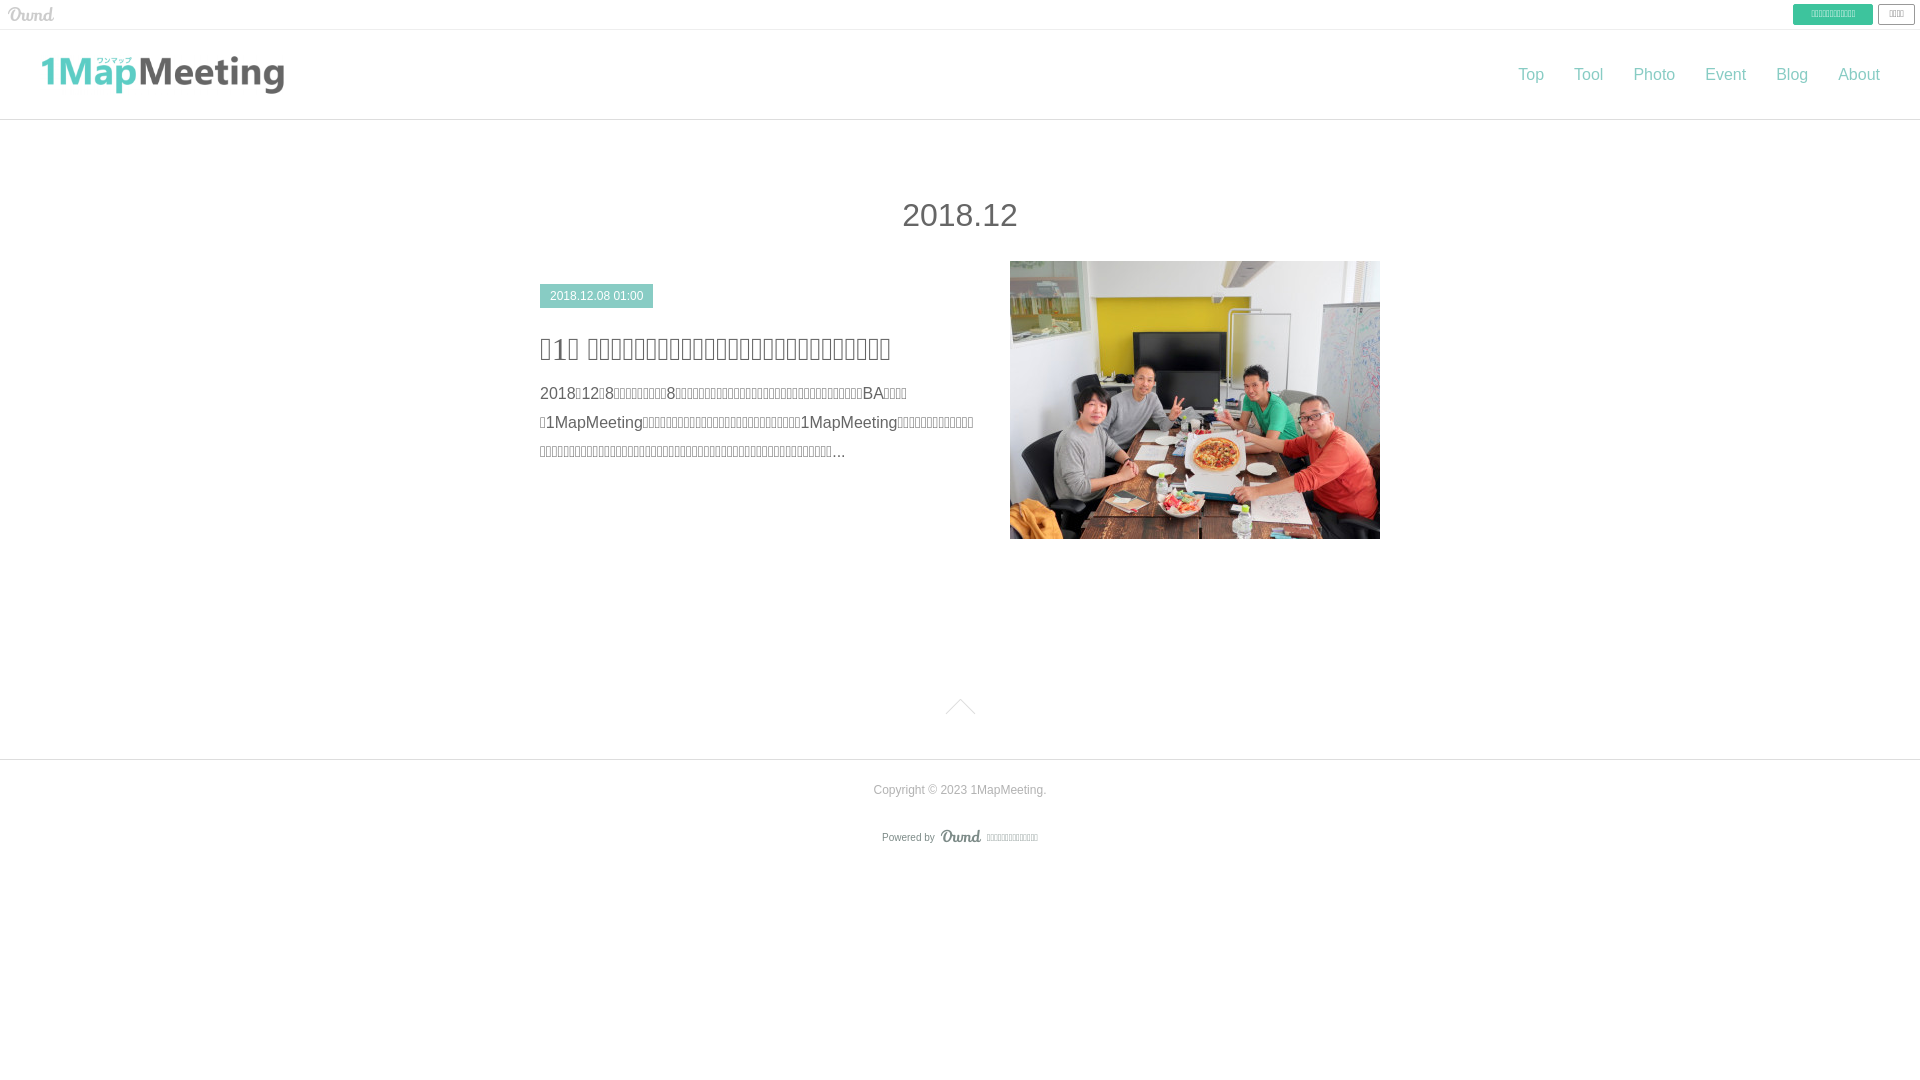 The height and width of the screenshot is (1080, 1920). Describe the element at coordinates (595, 296) in the screenshot. I see `'2018.12.08 01:00'` at that location.